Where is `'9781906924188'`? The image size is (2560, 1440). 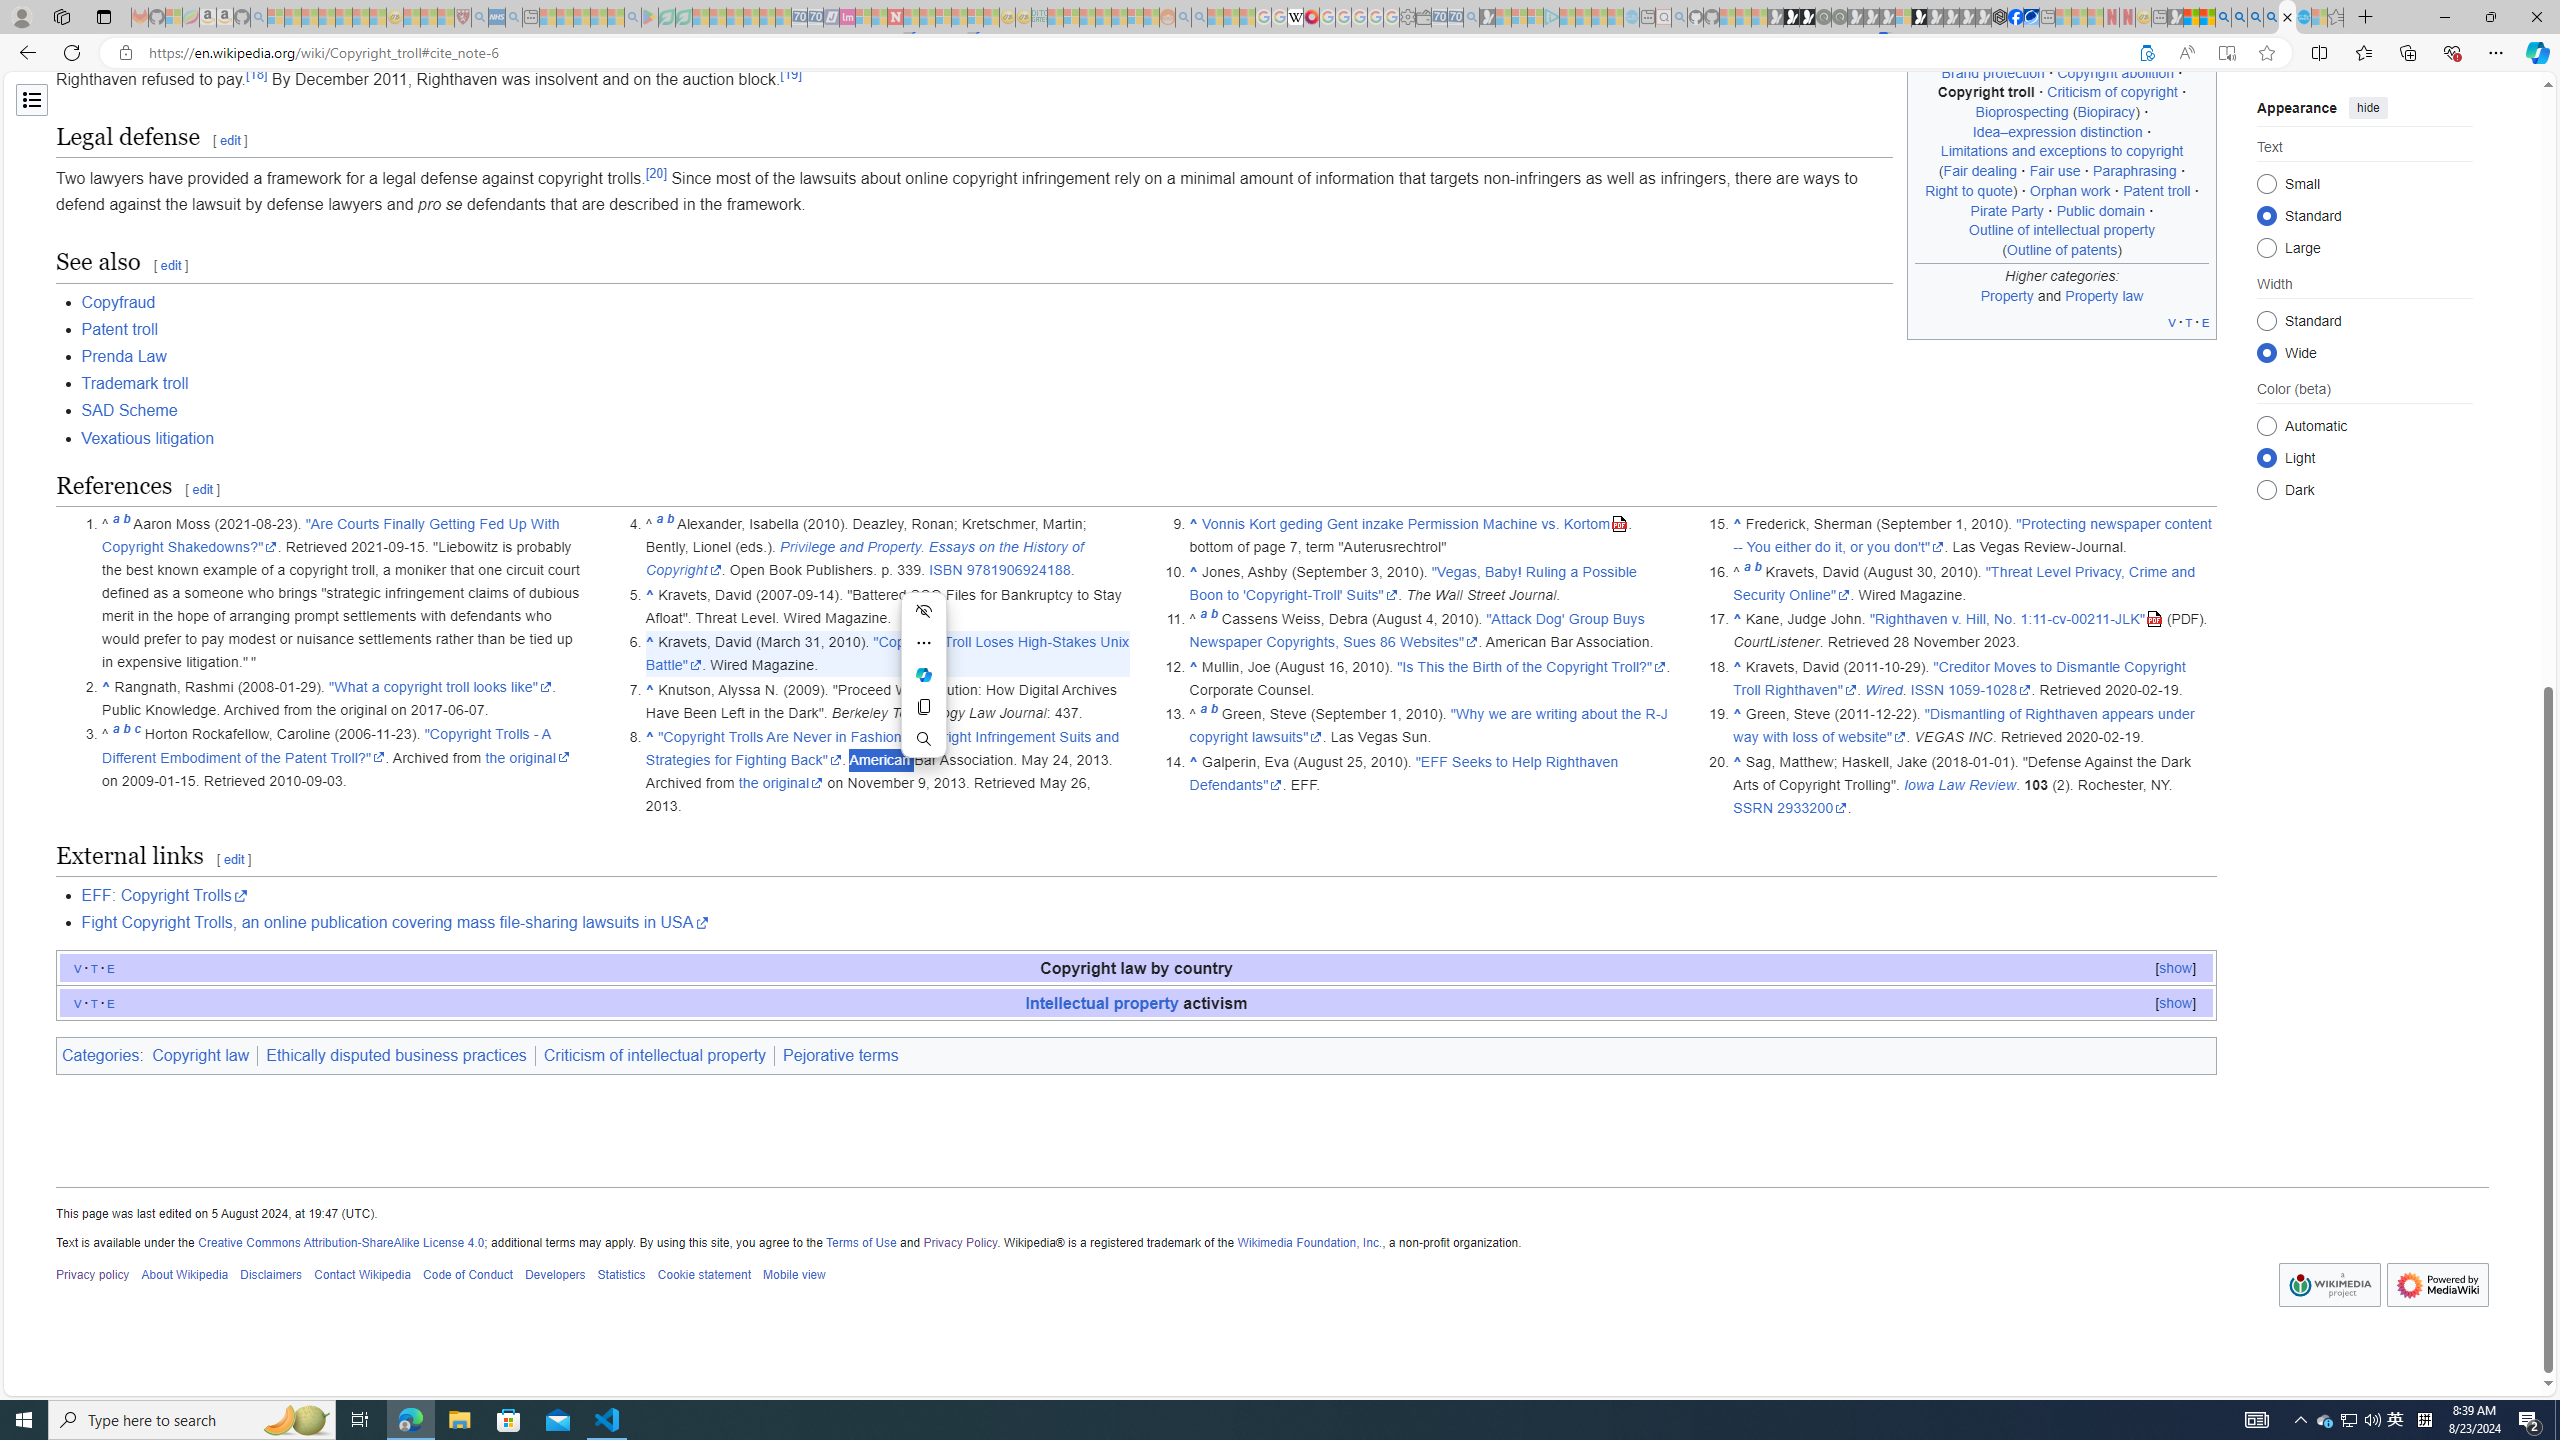
'9781906924188' is located at coordinates (1016, 570).